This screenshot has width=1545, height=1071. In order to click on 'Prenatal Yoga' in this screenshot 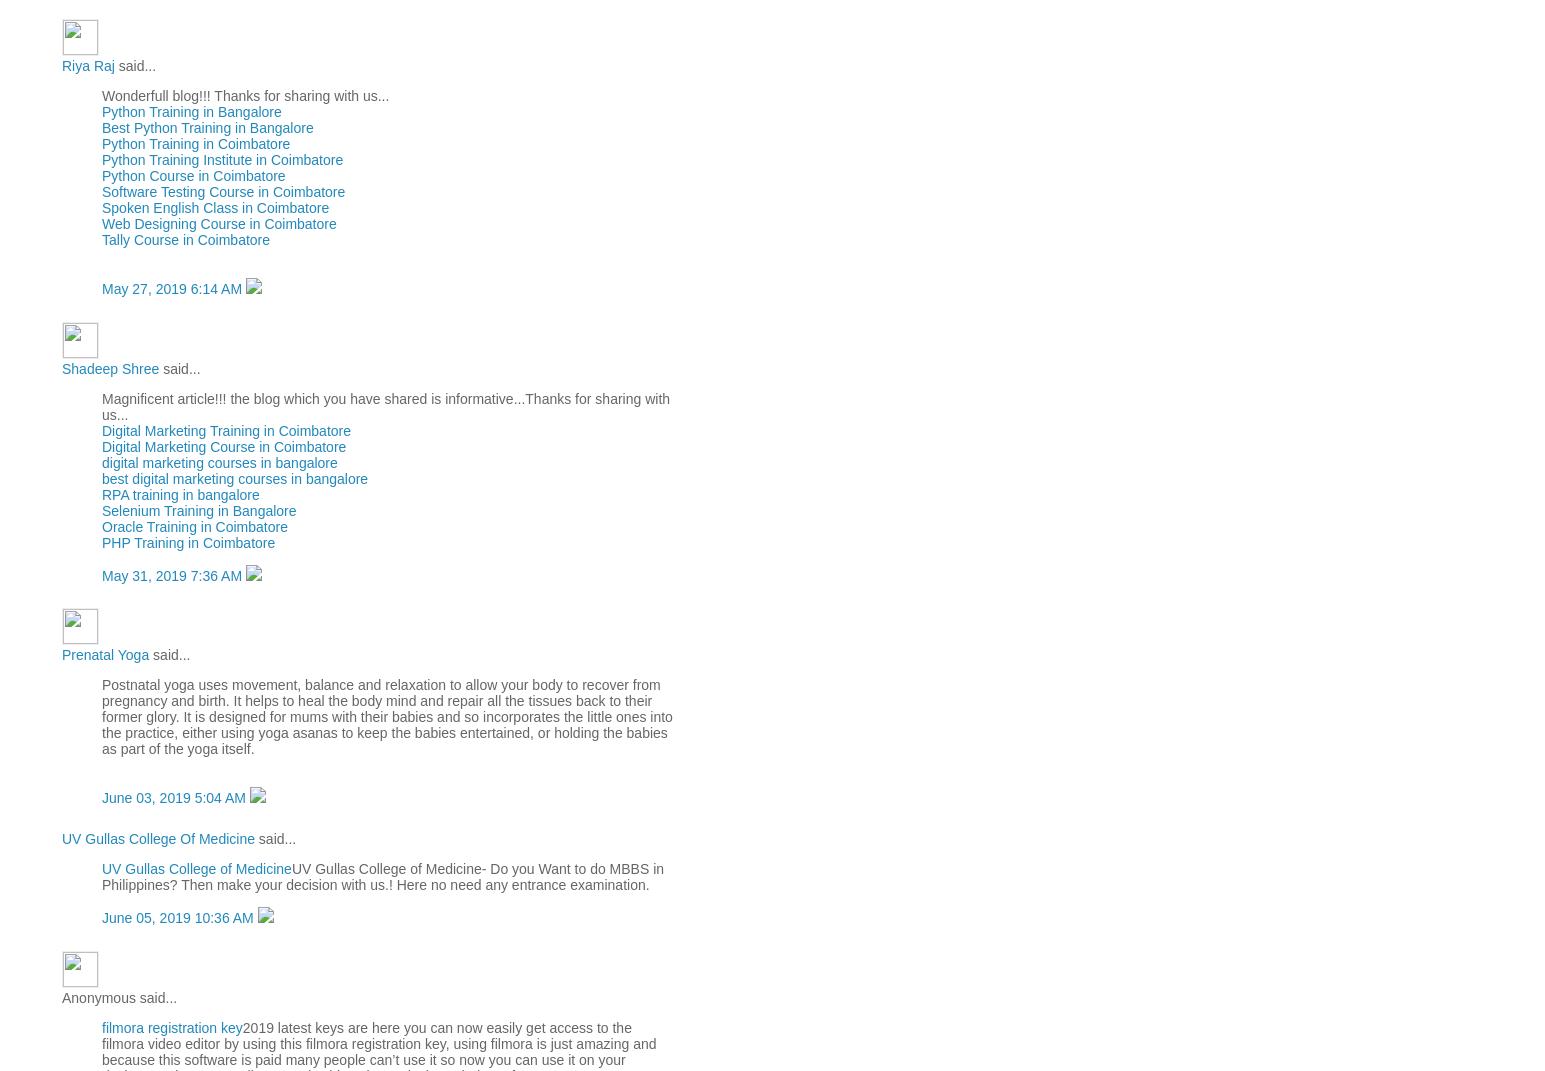, I will do `click(104, 654)`.